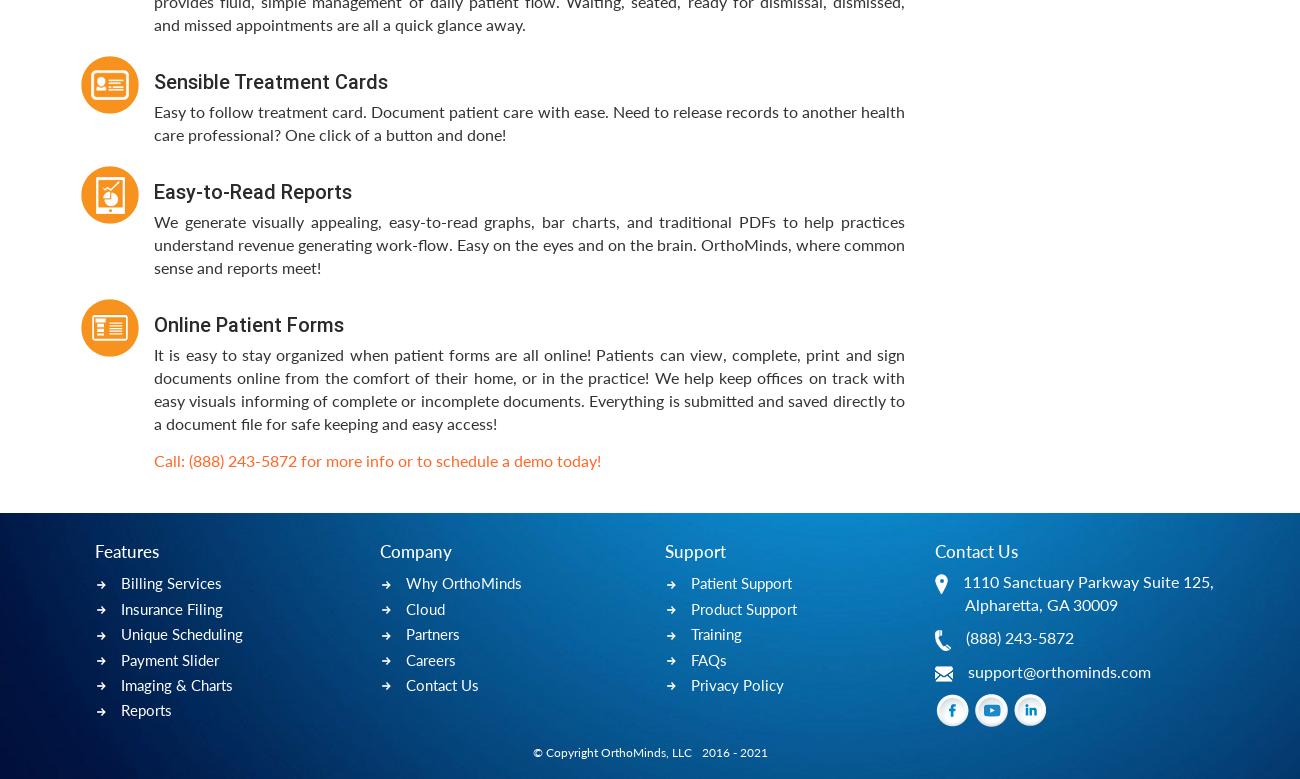 The image size is (1300, 779). Describe the element at coordinates (171, 582) in the screenshot. I see `'Billing Services'` at that location.